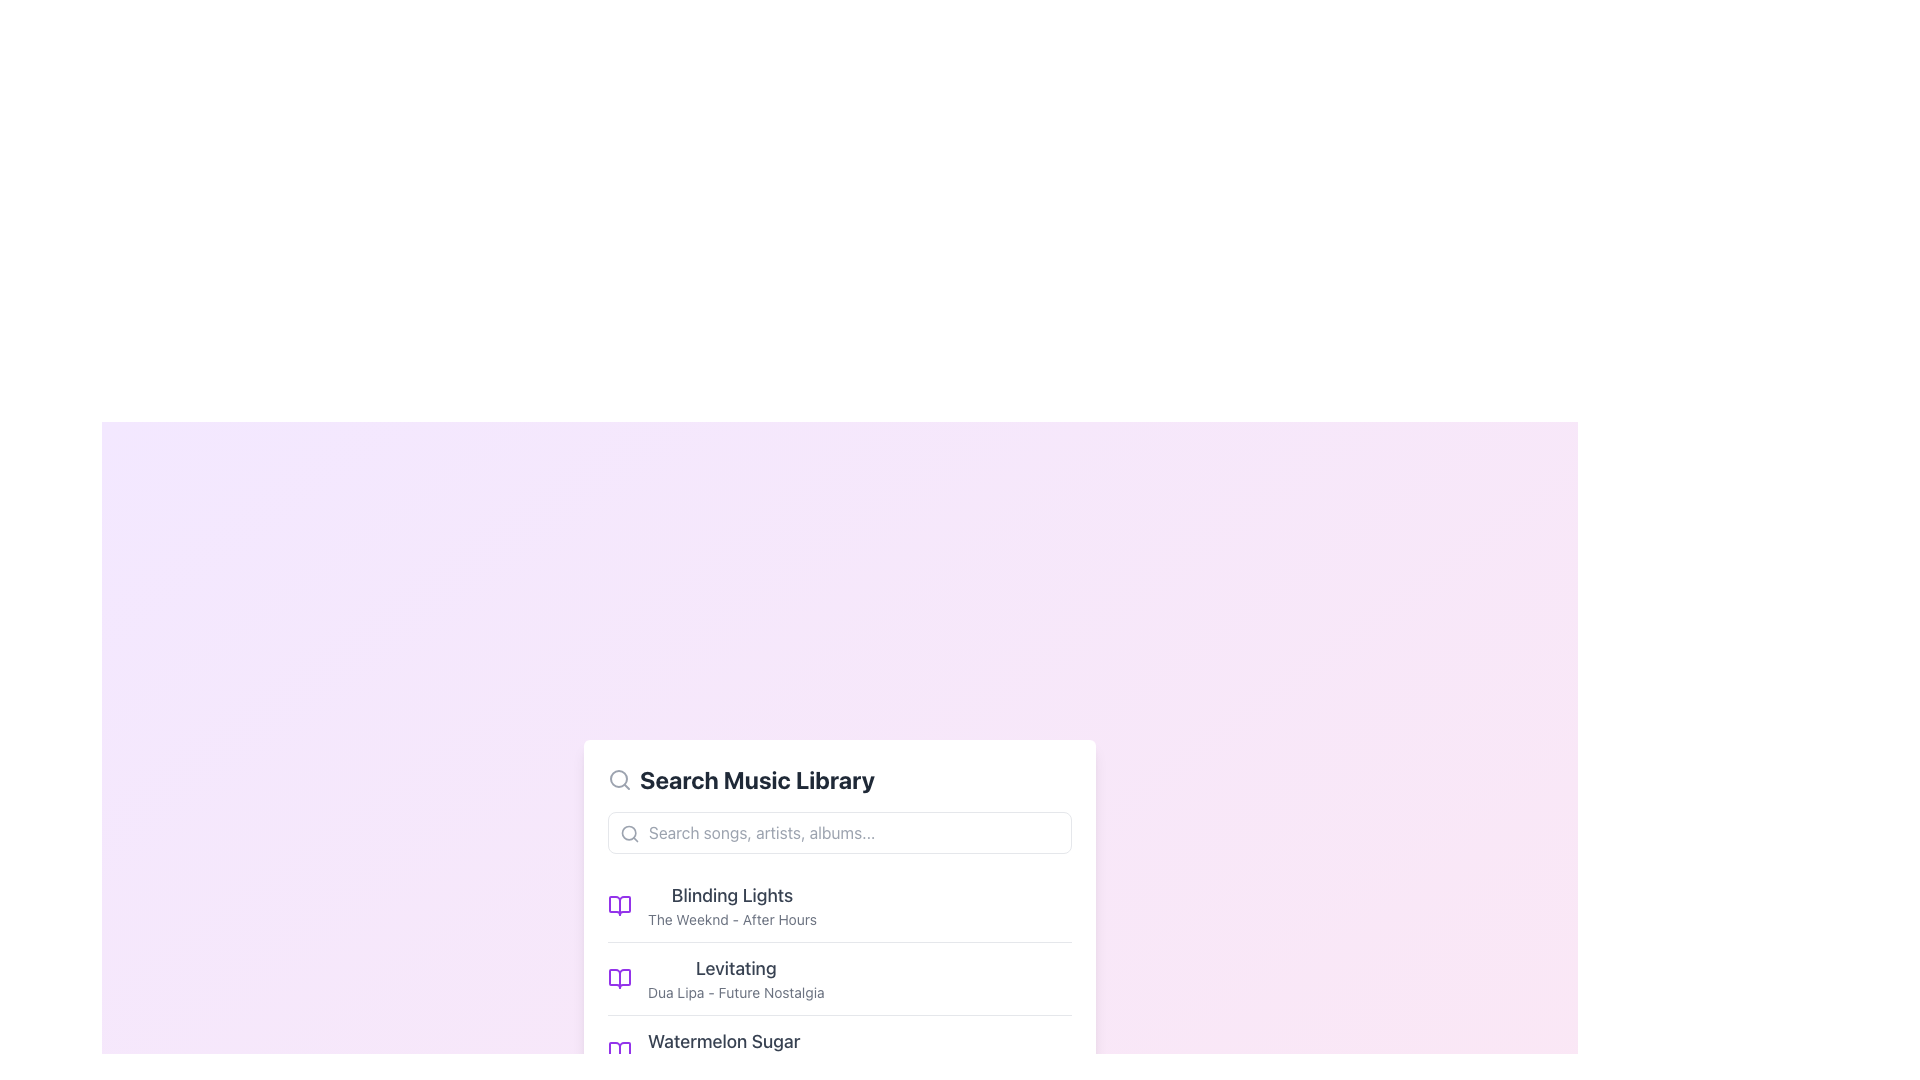  Describe the element at coordinates (618, 905) in the screenshot. I see `the purple book icon positioned to the left of the song title 'Blinding Lights' and artist 'The Weeknd - After Hours' in the music library interface` at that location.